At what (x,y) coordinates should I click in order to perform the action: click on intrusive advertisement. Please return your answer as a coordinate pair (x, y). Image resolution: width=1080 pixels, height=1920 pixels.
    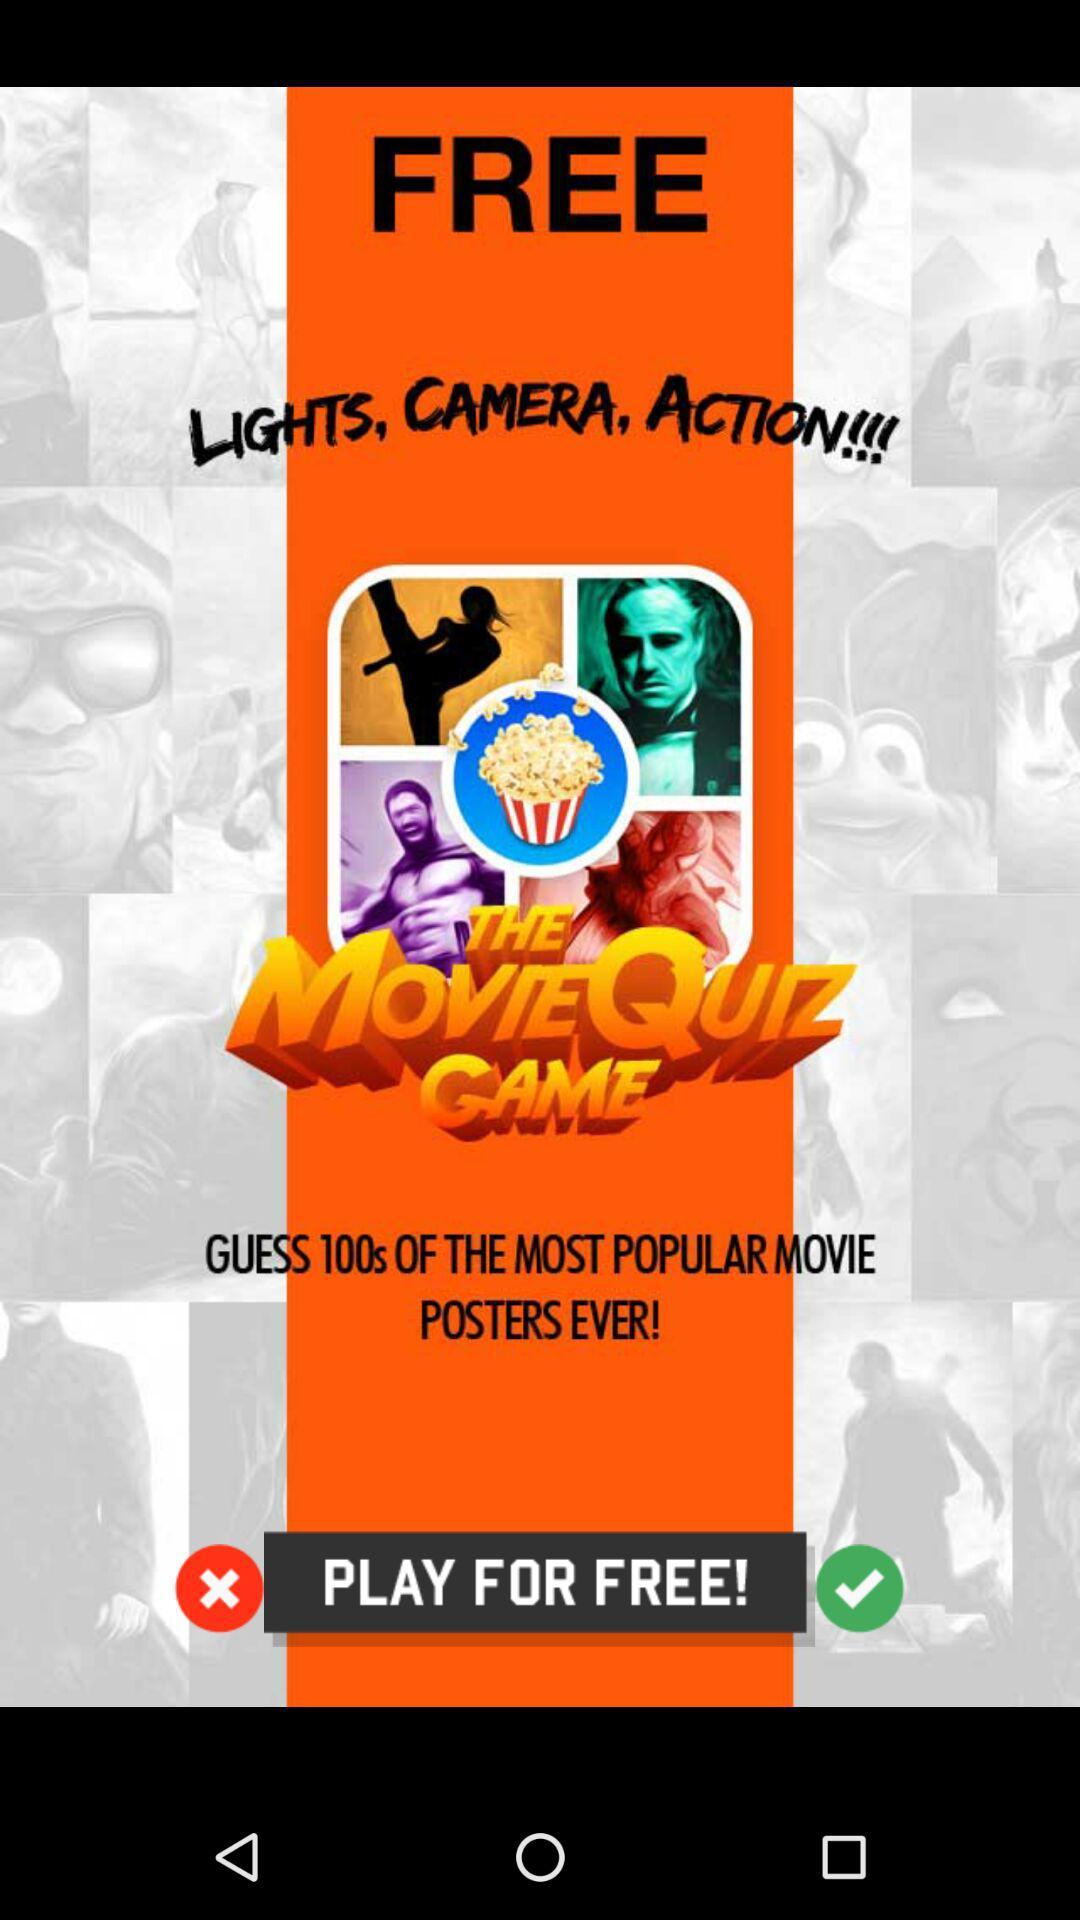
    Looking at the image, I should click on (540, 896).